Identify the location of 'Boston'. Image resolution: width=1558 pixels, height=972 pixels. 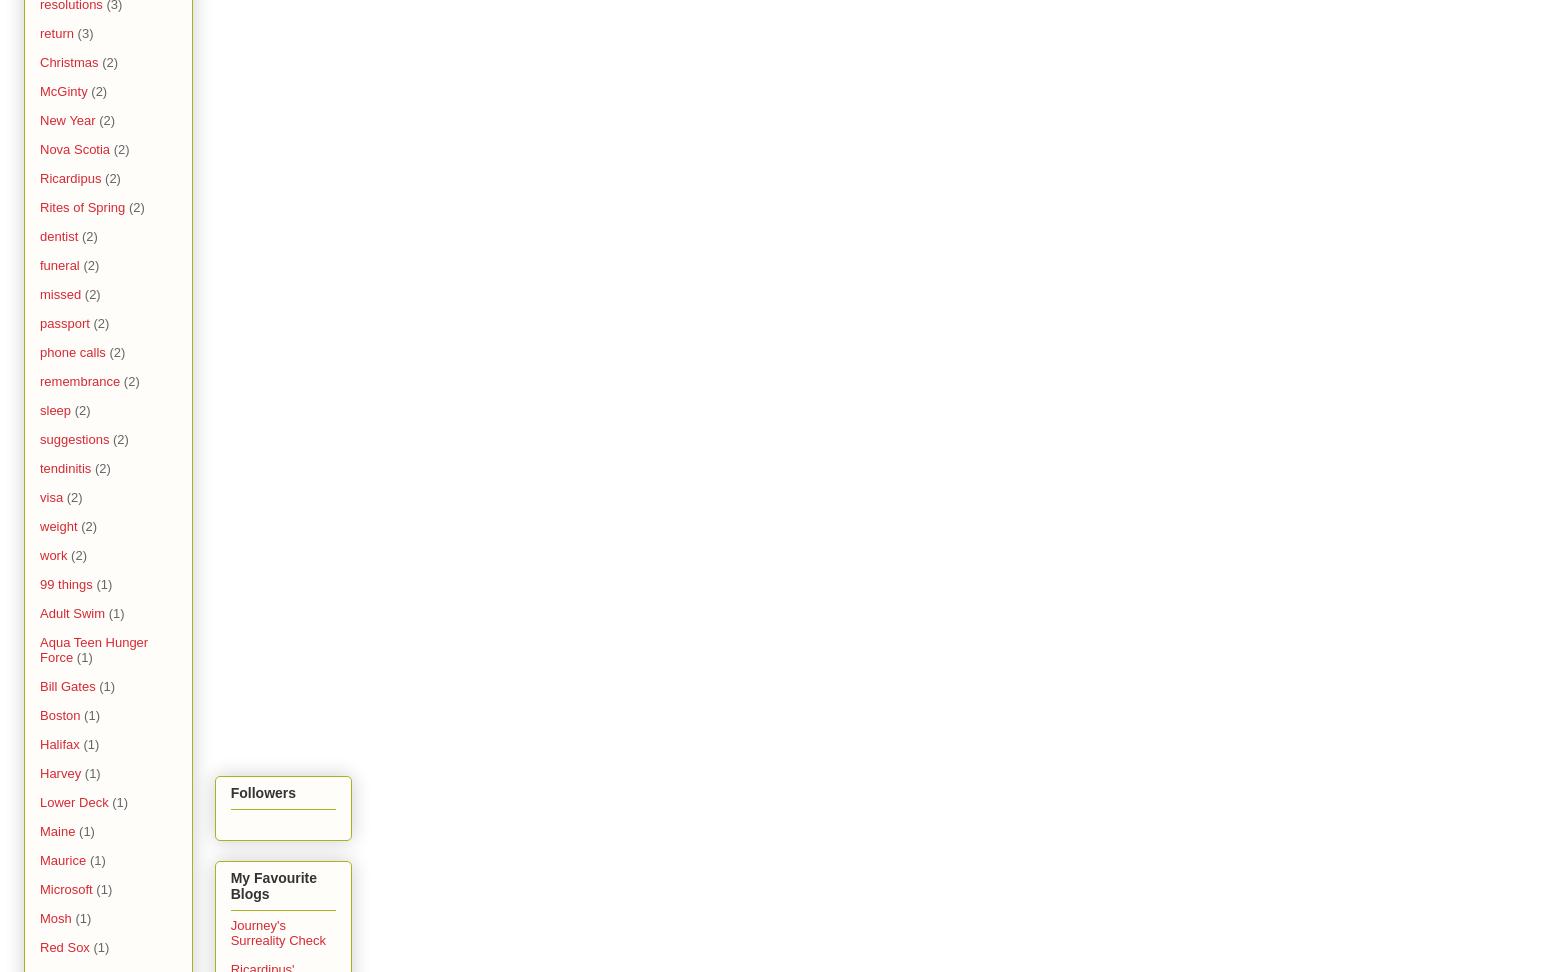
(40, 714).